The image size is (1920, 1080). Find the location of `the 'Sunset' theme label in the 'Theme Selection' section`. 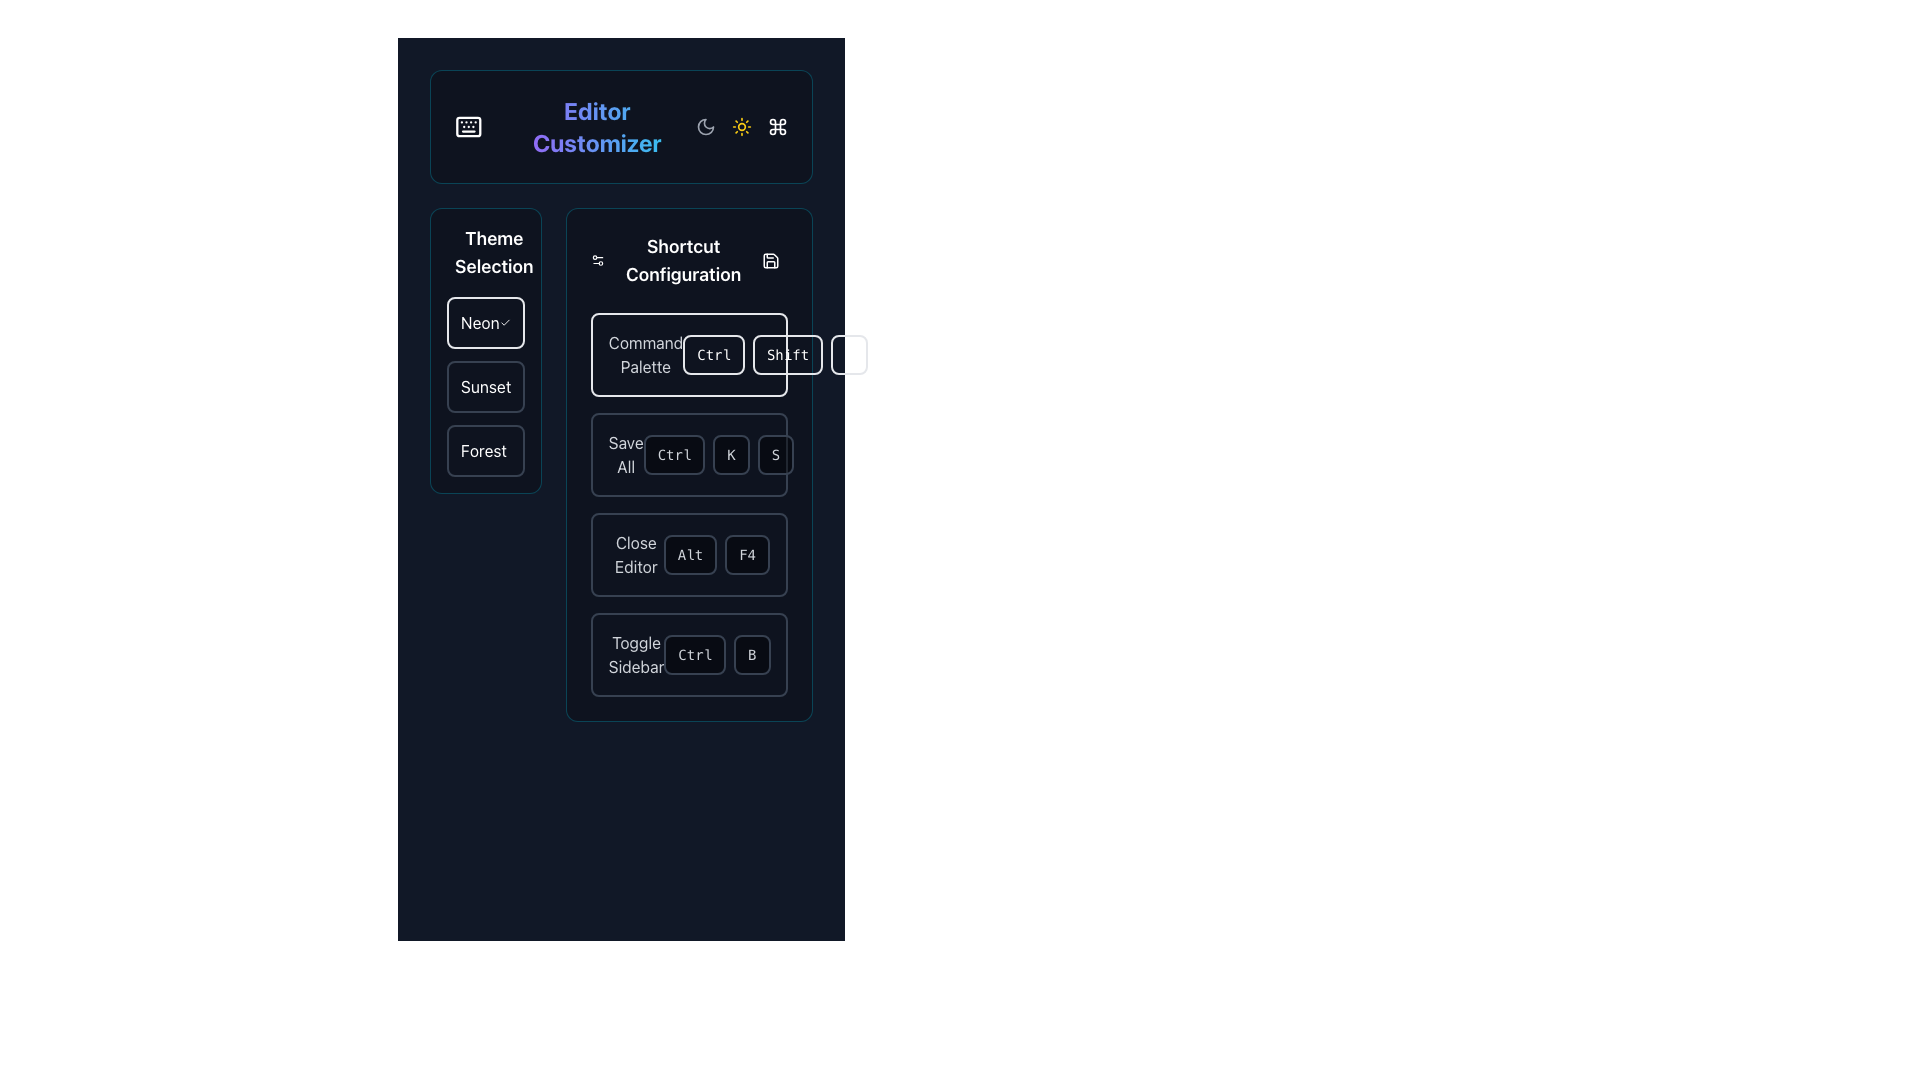

the 'Sunset' theme label in the 'Theme Selection' section is located at coordinates (486, 386).